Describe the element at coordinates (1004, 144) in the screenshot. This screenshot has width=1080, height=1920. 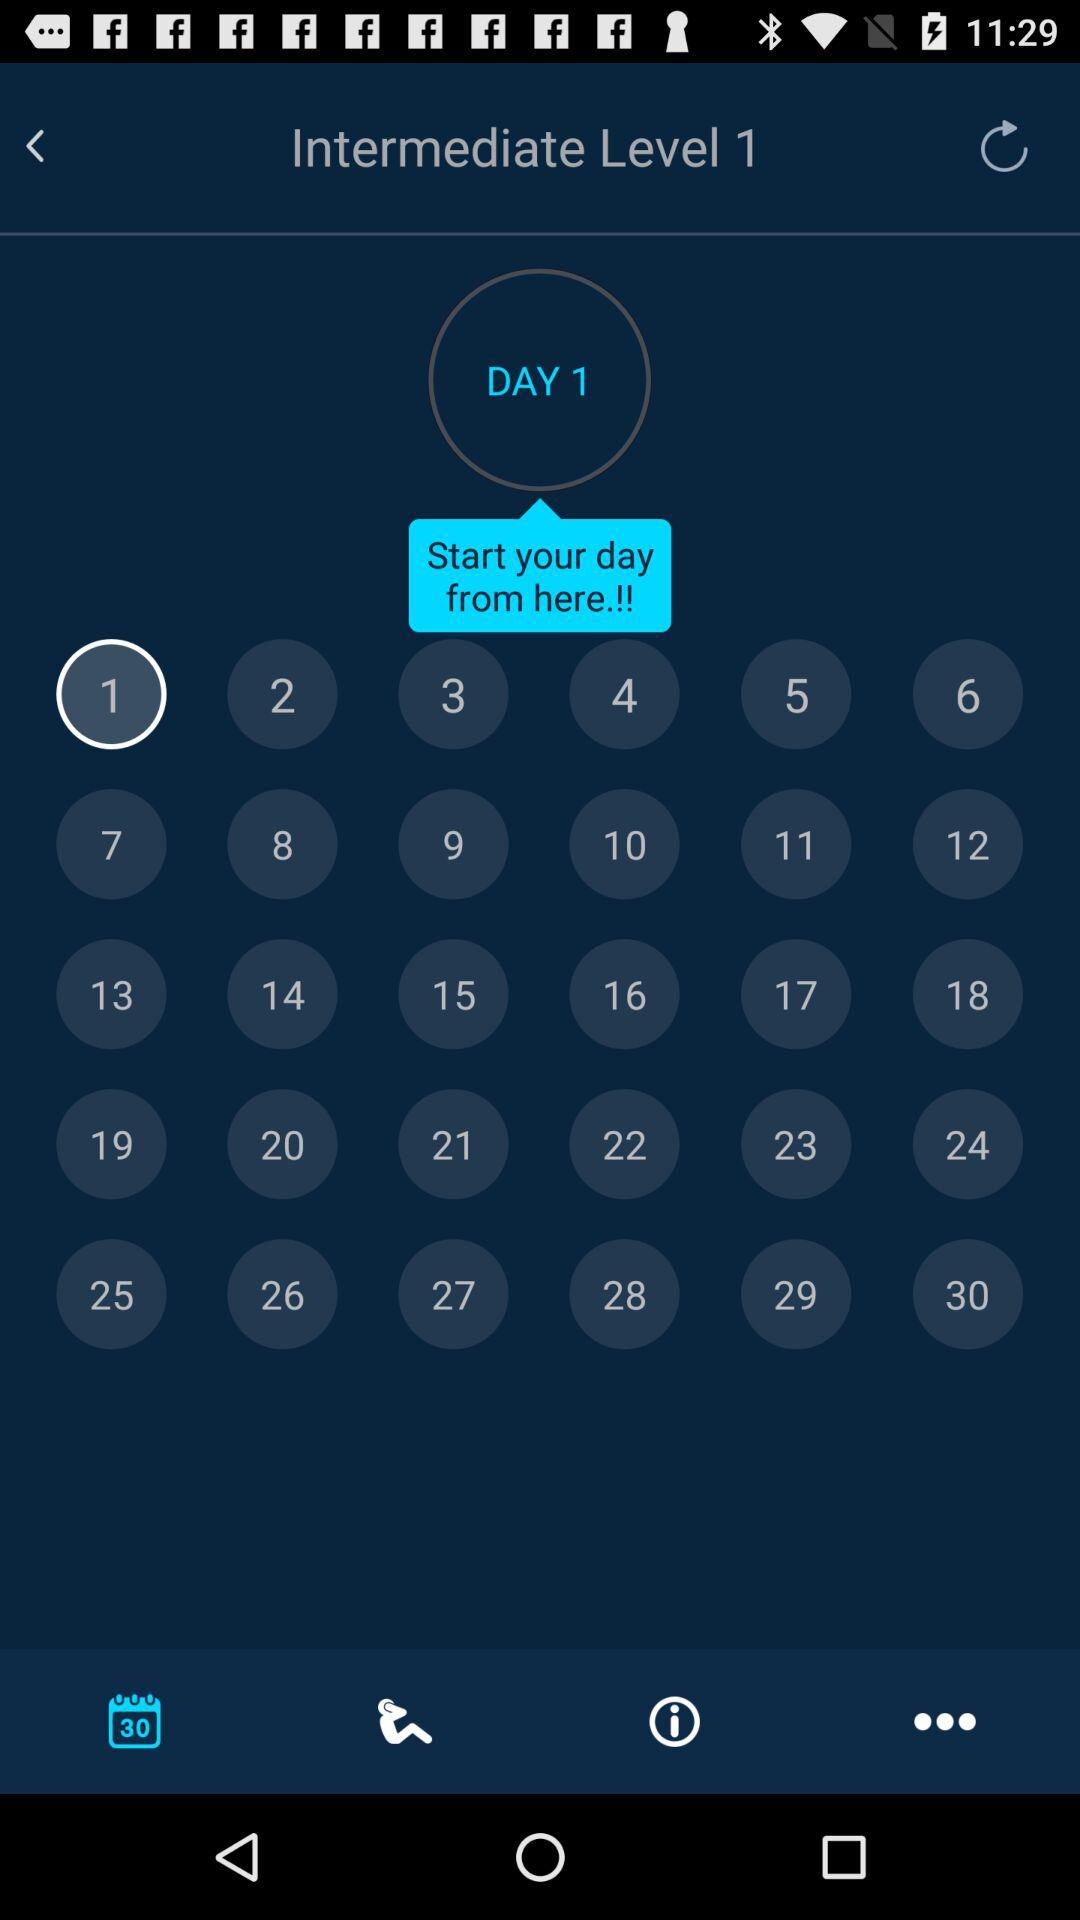
I see `refresh icon which is at the top right side of the page` at that location.